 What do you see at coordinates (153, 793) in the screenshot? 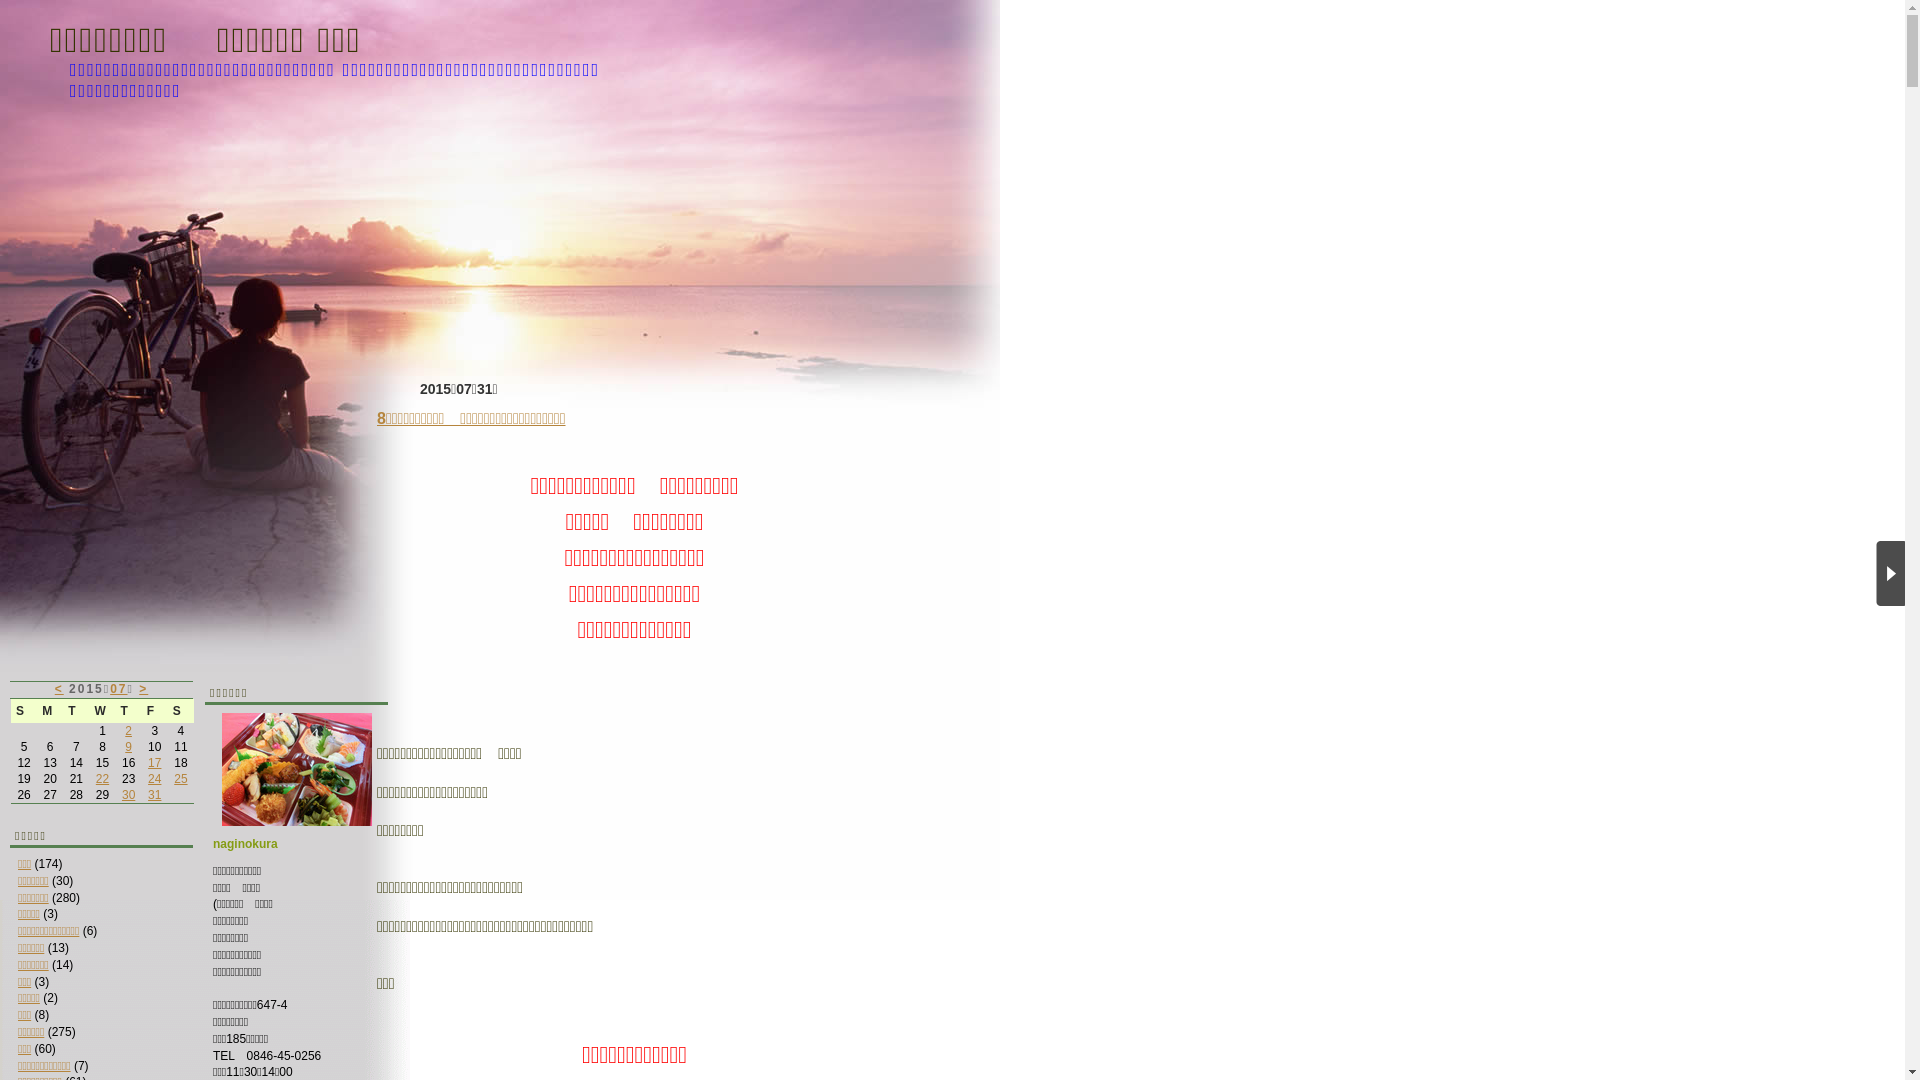
I see `'31'` at bounding box center [153, 793].